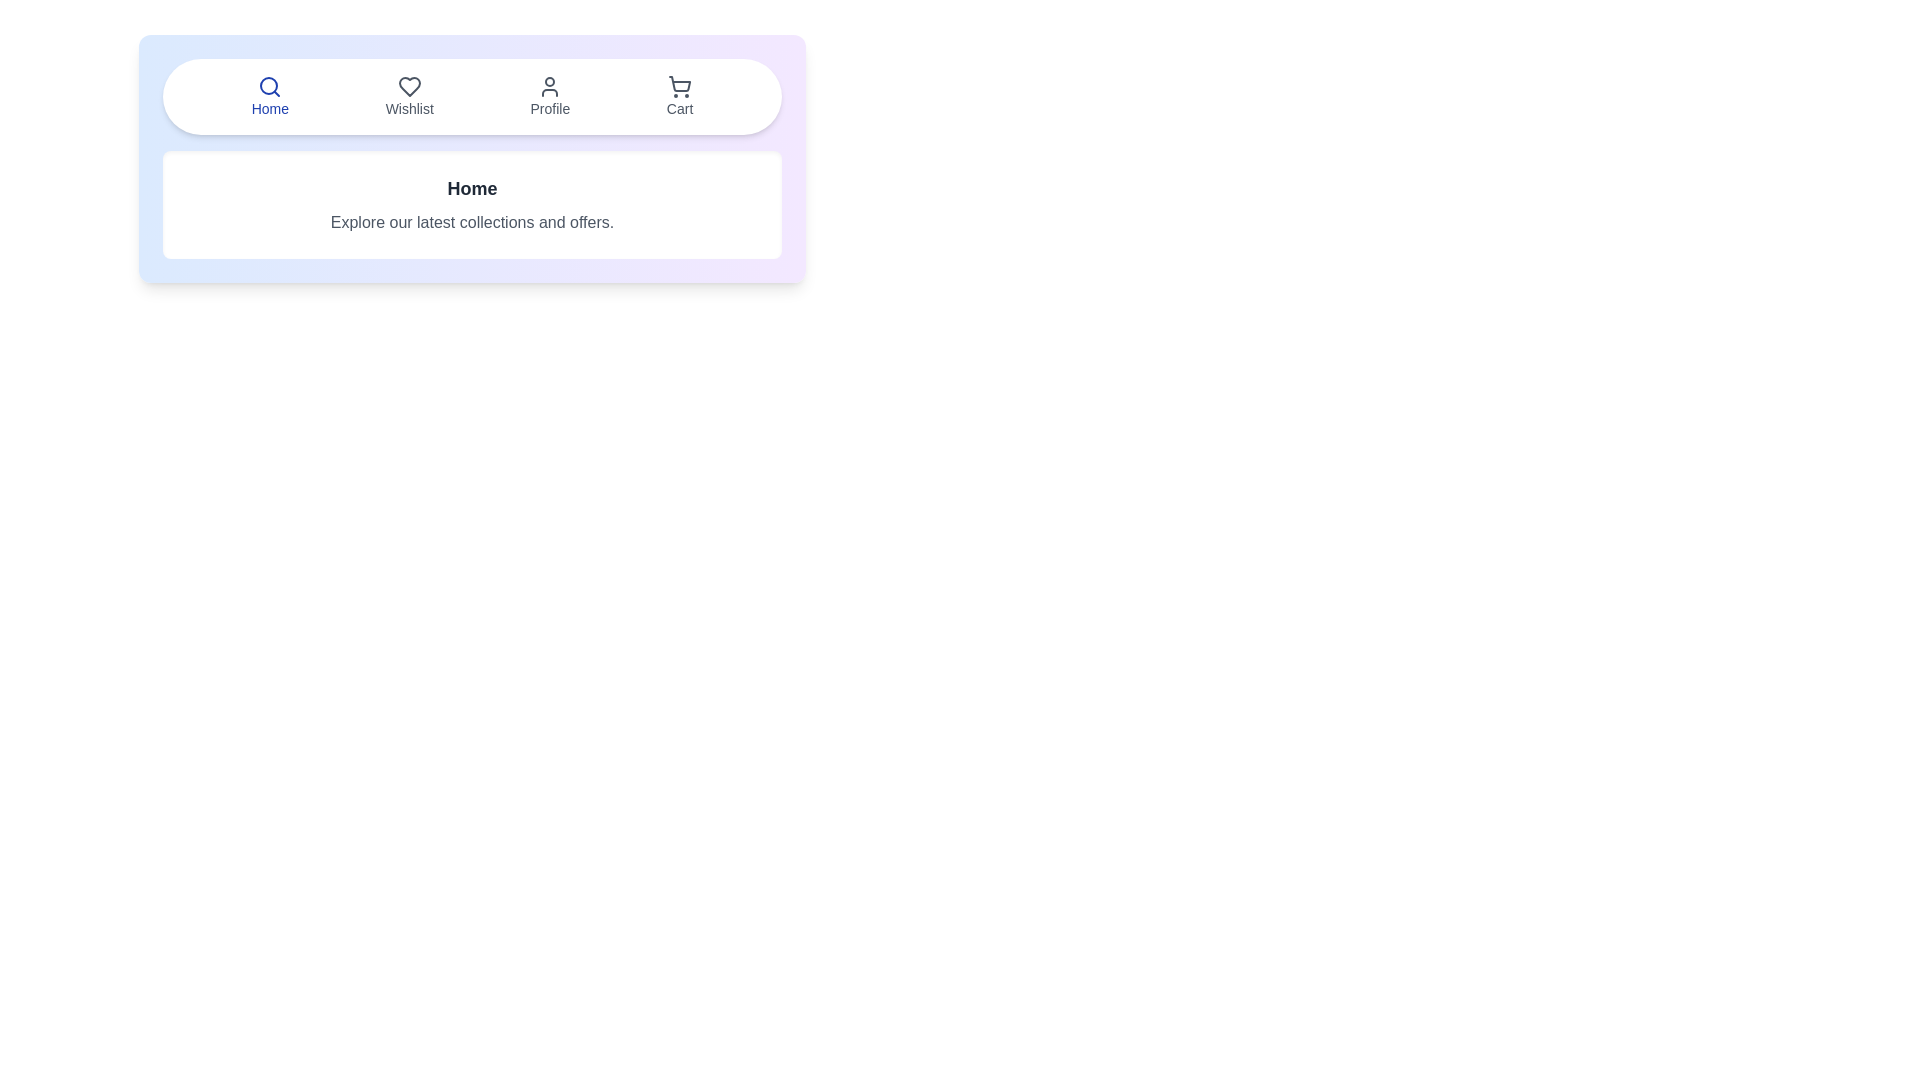 This screenshot has height=1080, width=1920. What do you see at coordinates (550, 96) in the screenshot?
I see `the tab labeled Profile to switch to that tab` at bounding box center [550, 96].